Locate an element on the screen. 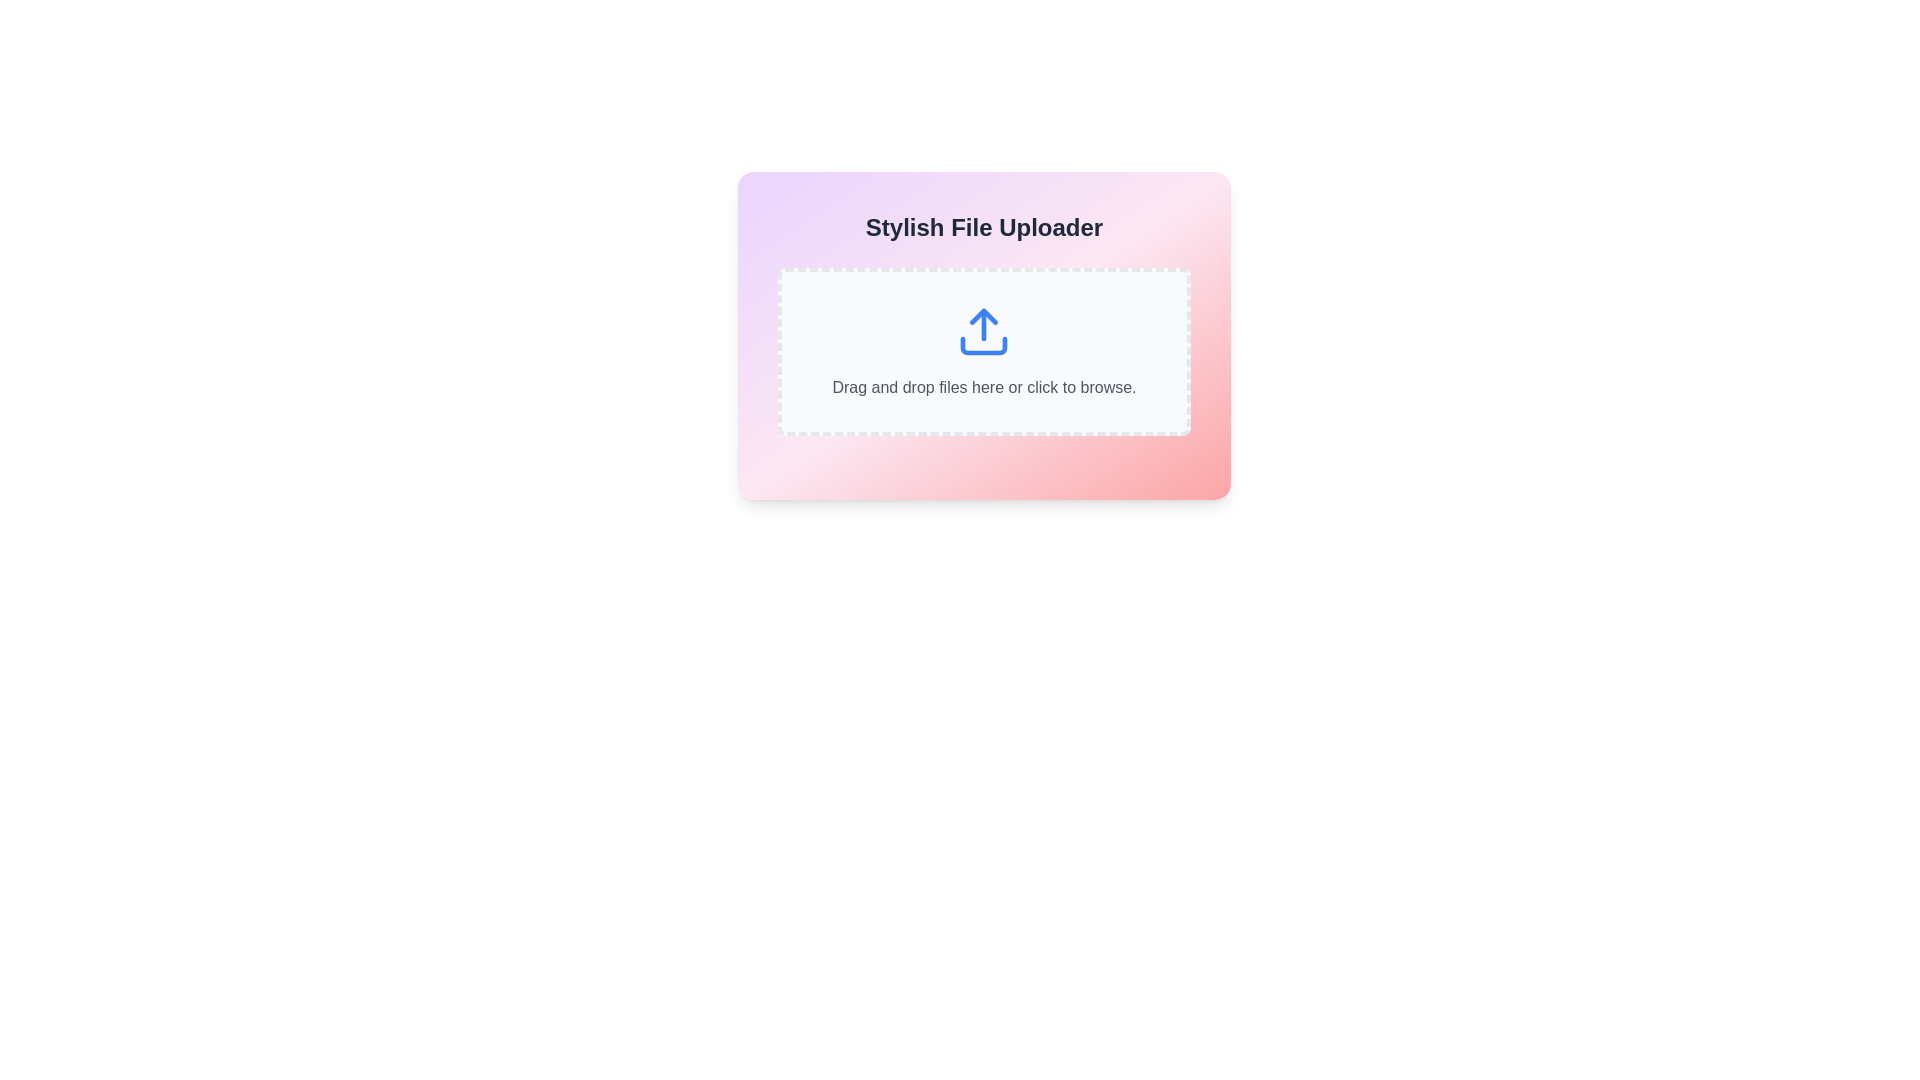 This screenshot has height=1080, width=1920. files onto the interactive upload area, which features a blue upload arrow icon and instructive text stating 'Drag and drop files here or click is located at coordinates (984, 350).